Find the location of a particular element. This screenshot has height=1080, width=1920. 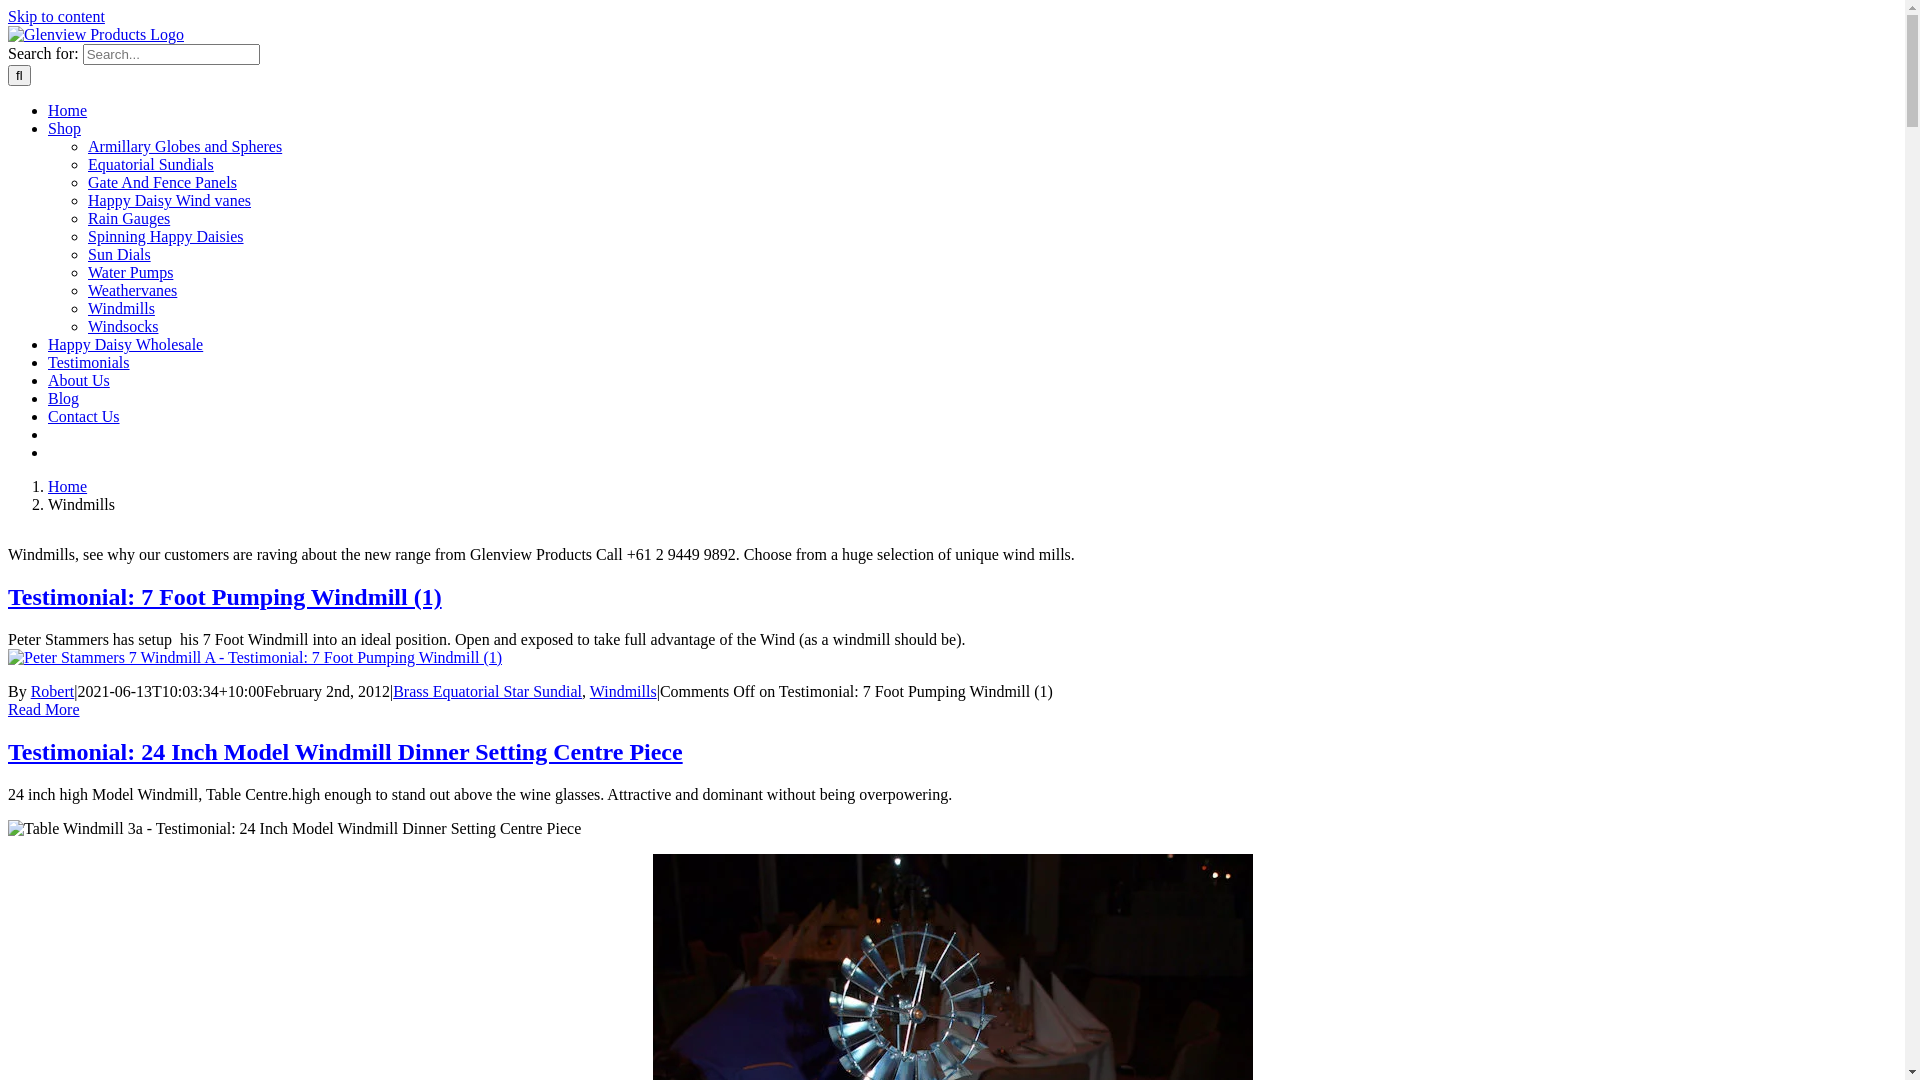

'Water Pumps' is located at coordinates (129, 272).